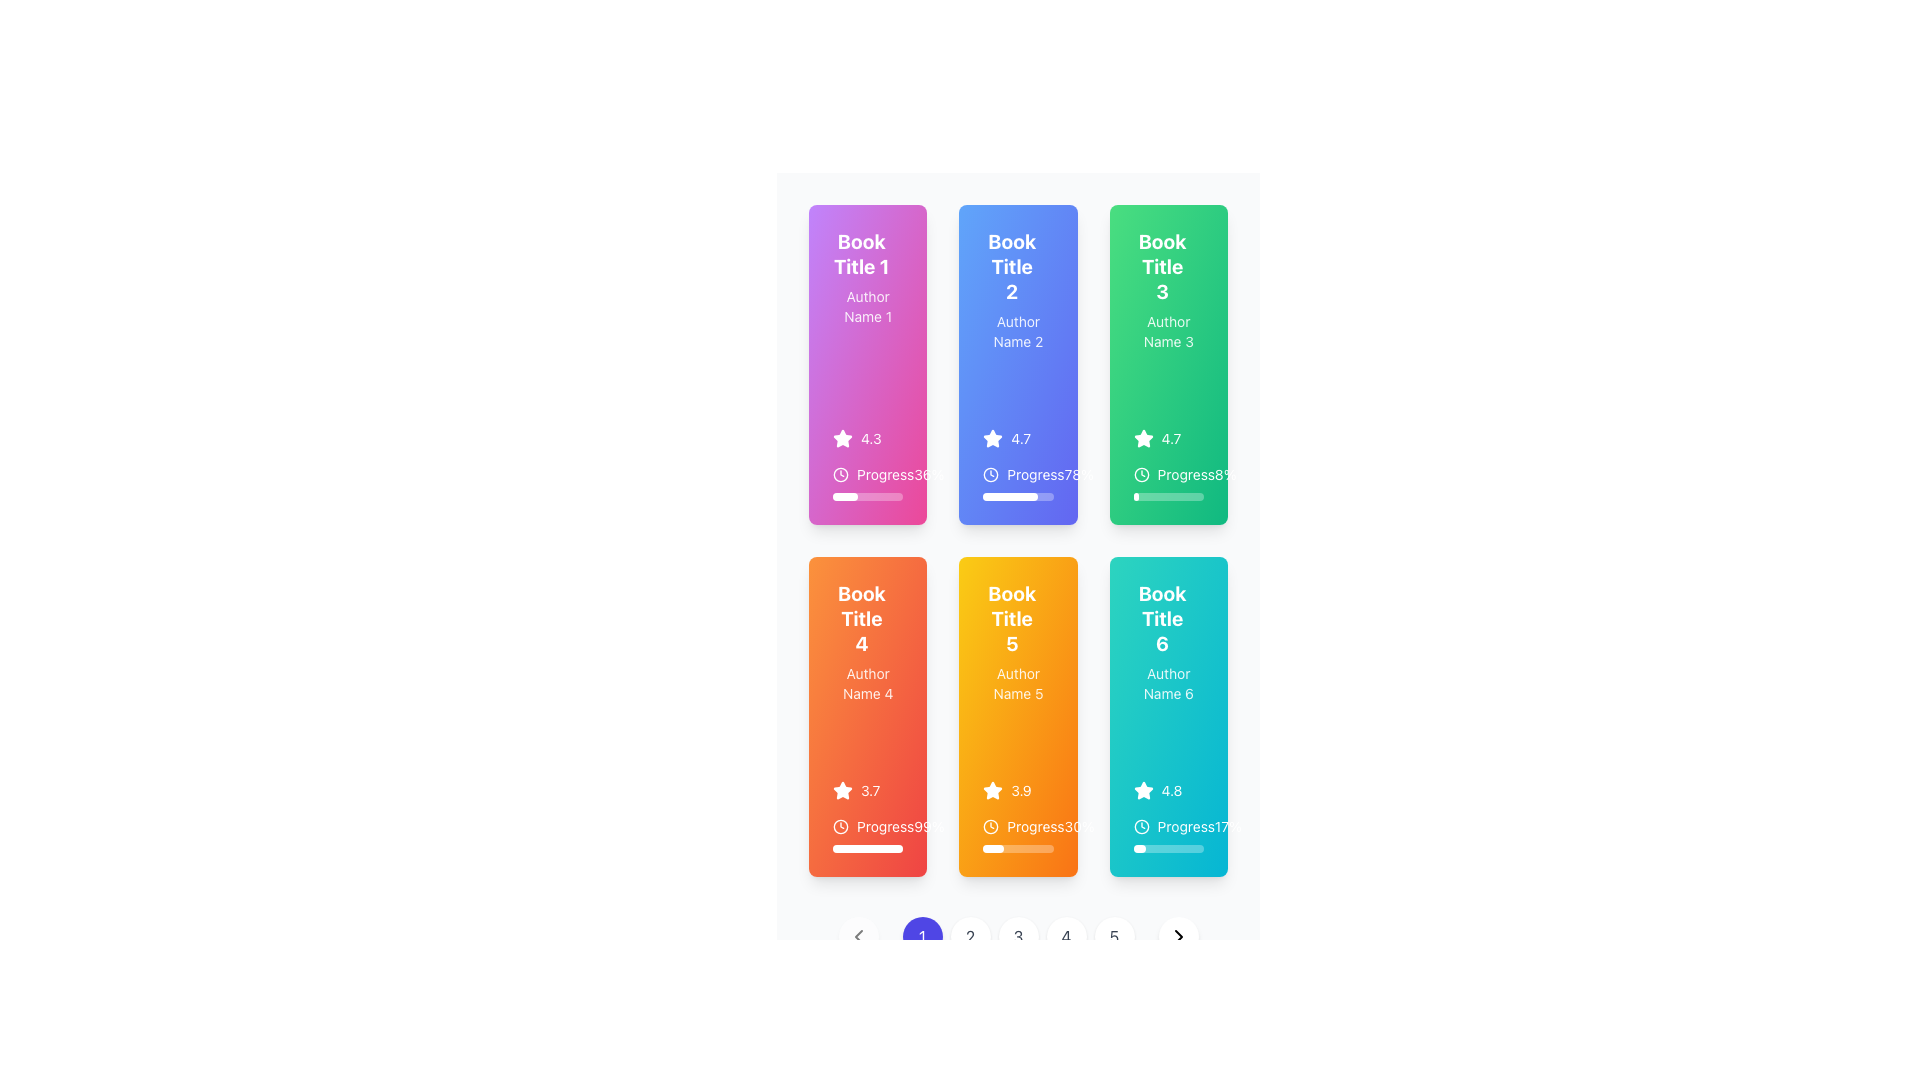 The height and width of the screenshot is (1080, 1920). What do you see at coordinates (868, 848) in the screenshot?
I see `visual progress represented by the horizontal progress bar located in the fourth card of a six-card grid layout, under the label 'Progress99%', within the orange-themed card labeled 'Book Title 4'` at bounding box center [868, 848].